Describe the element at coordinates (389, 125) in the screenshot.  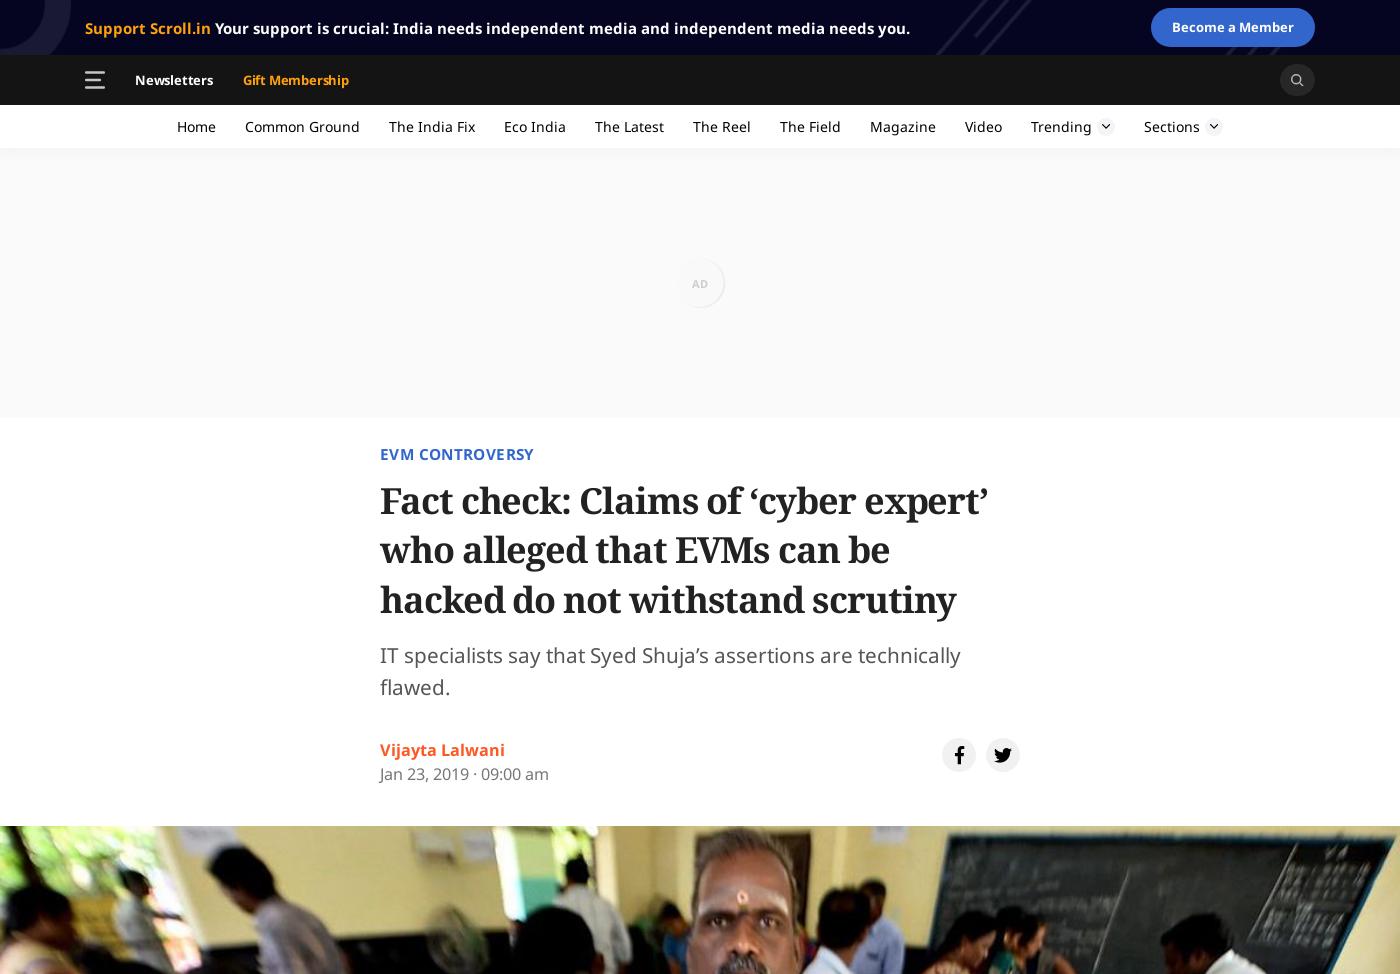
I see `'The India Fix'` at that location.